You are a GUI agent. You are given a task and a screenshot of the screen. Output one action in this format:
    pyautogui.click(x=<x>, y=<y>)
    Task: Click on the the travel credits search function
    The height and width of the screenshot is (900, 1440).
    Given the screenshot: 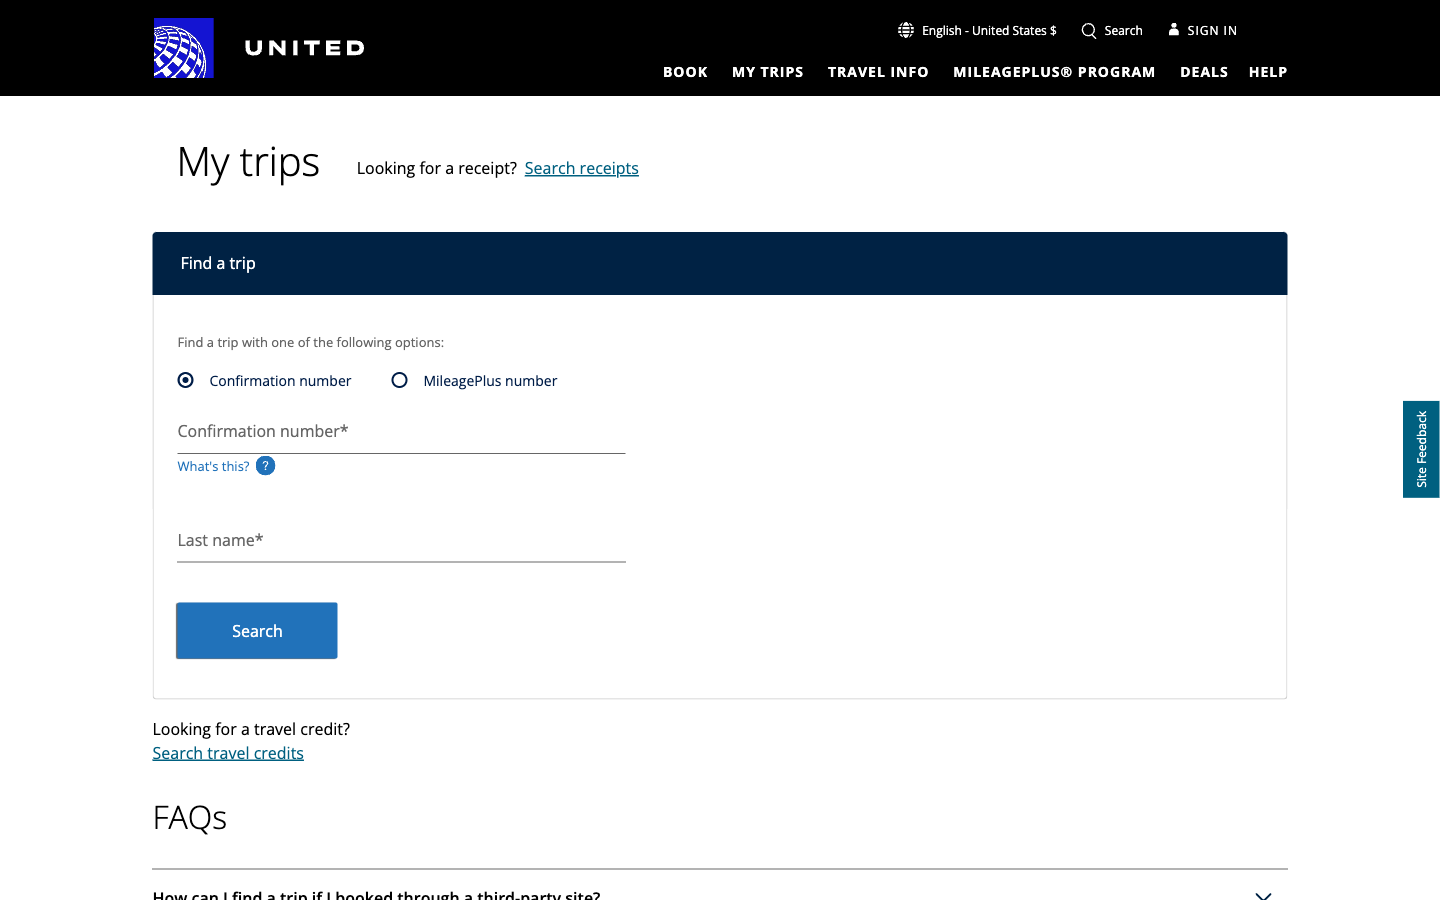 What is the action you would take?
    pyautogui.click(x=227, y=752)
    